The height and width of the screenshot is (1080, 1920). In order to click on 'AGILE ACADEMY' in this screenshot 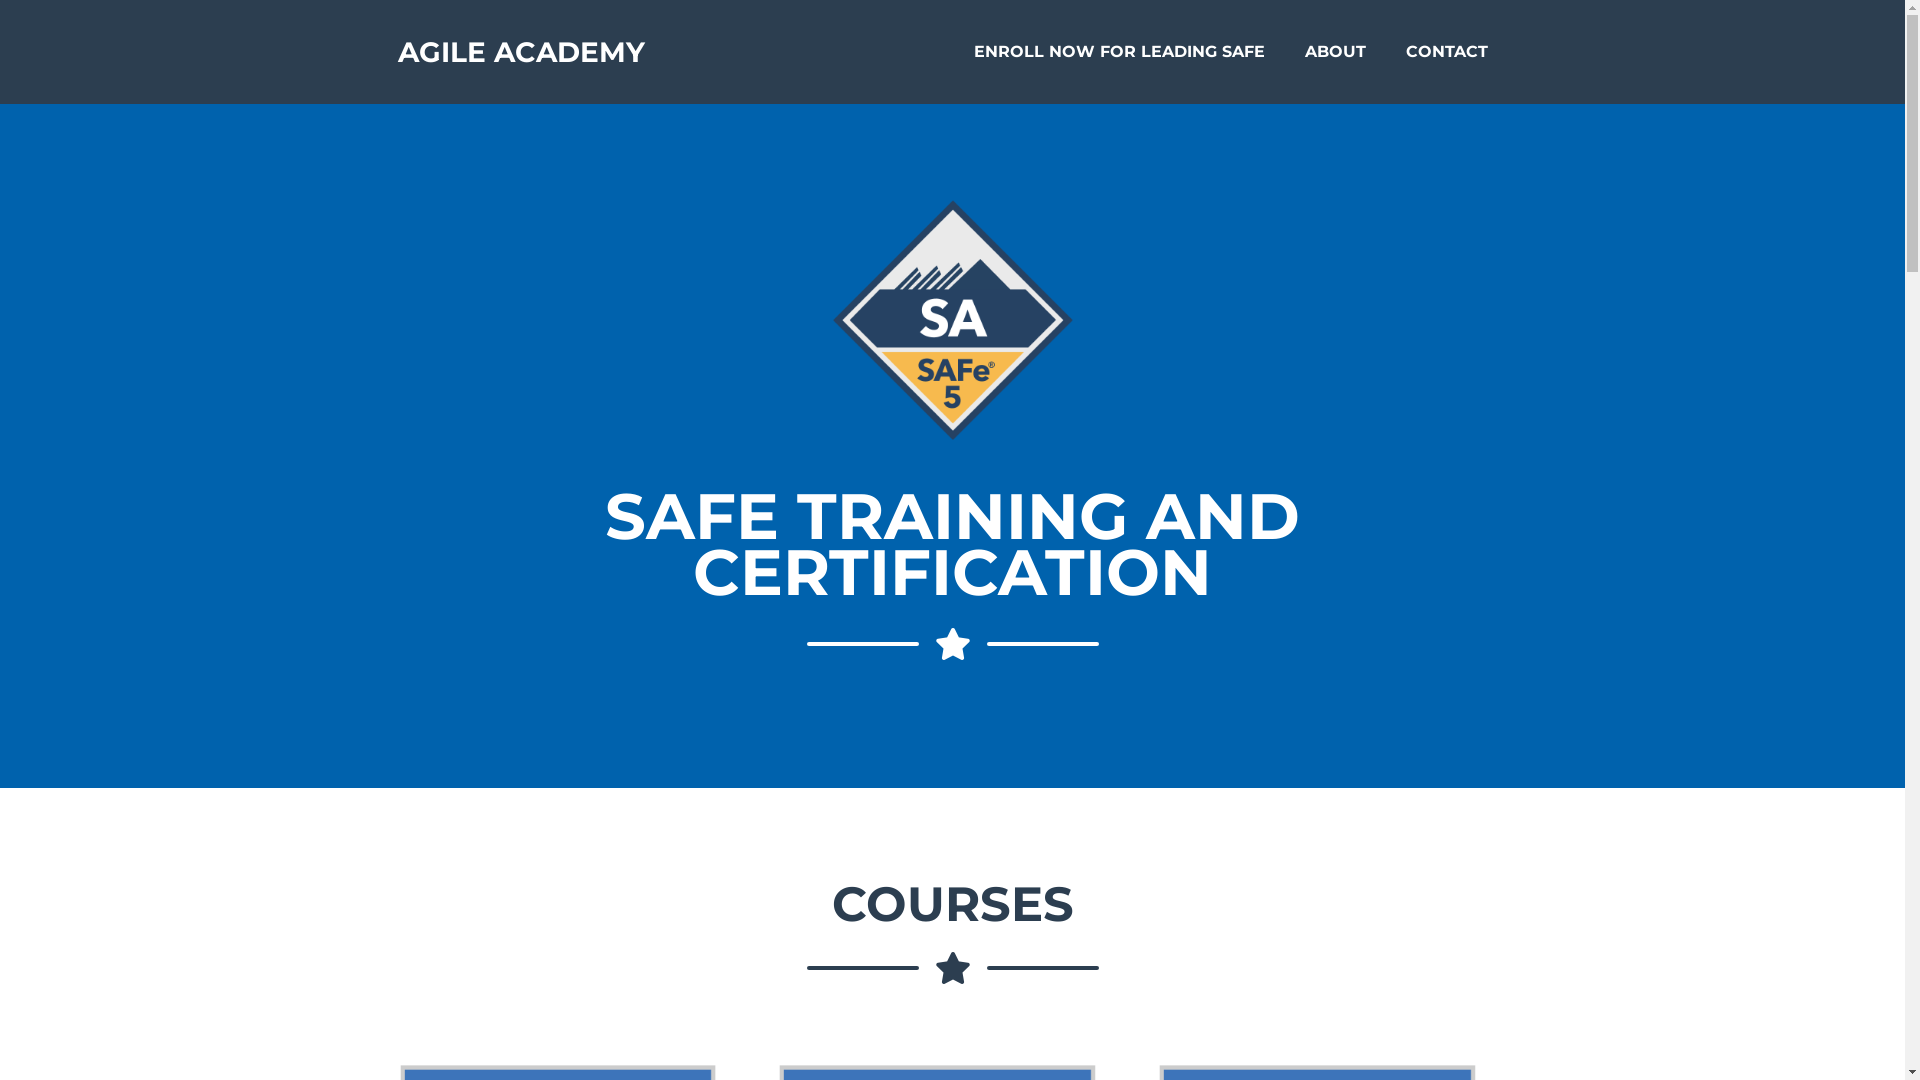, I will do `click(521, 50)`.